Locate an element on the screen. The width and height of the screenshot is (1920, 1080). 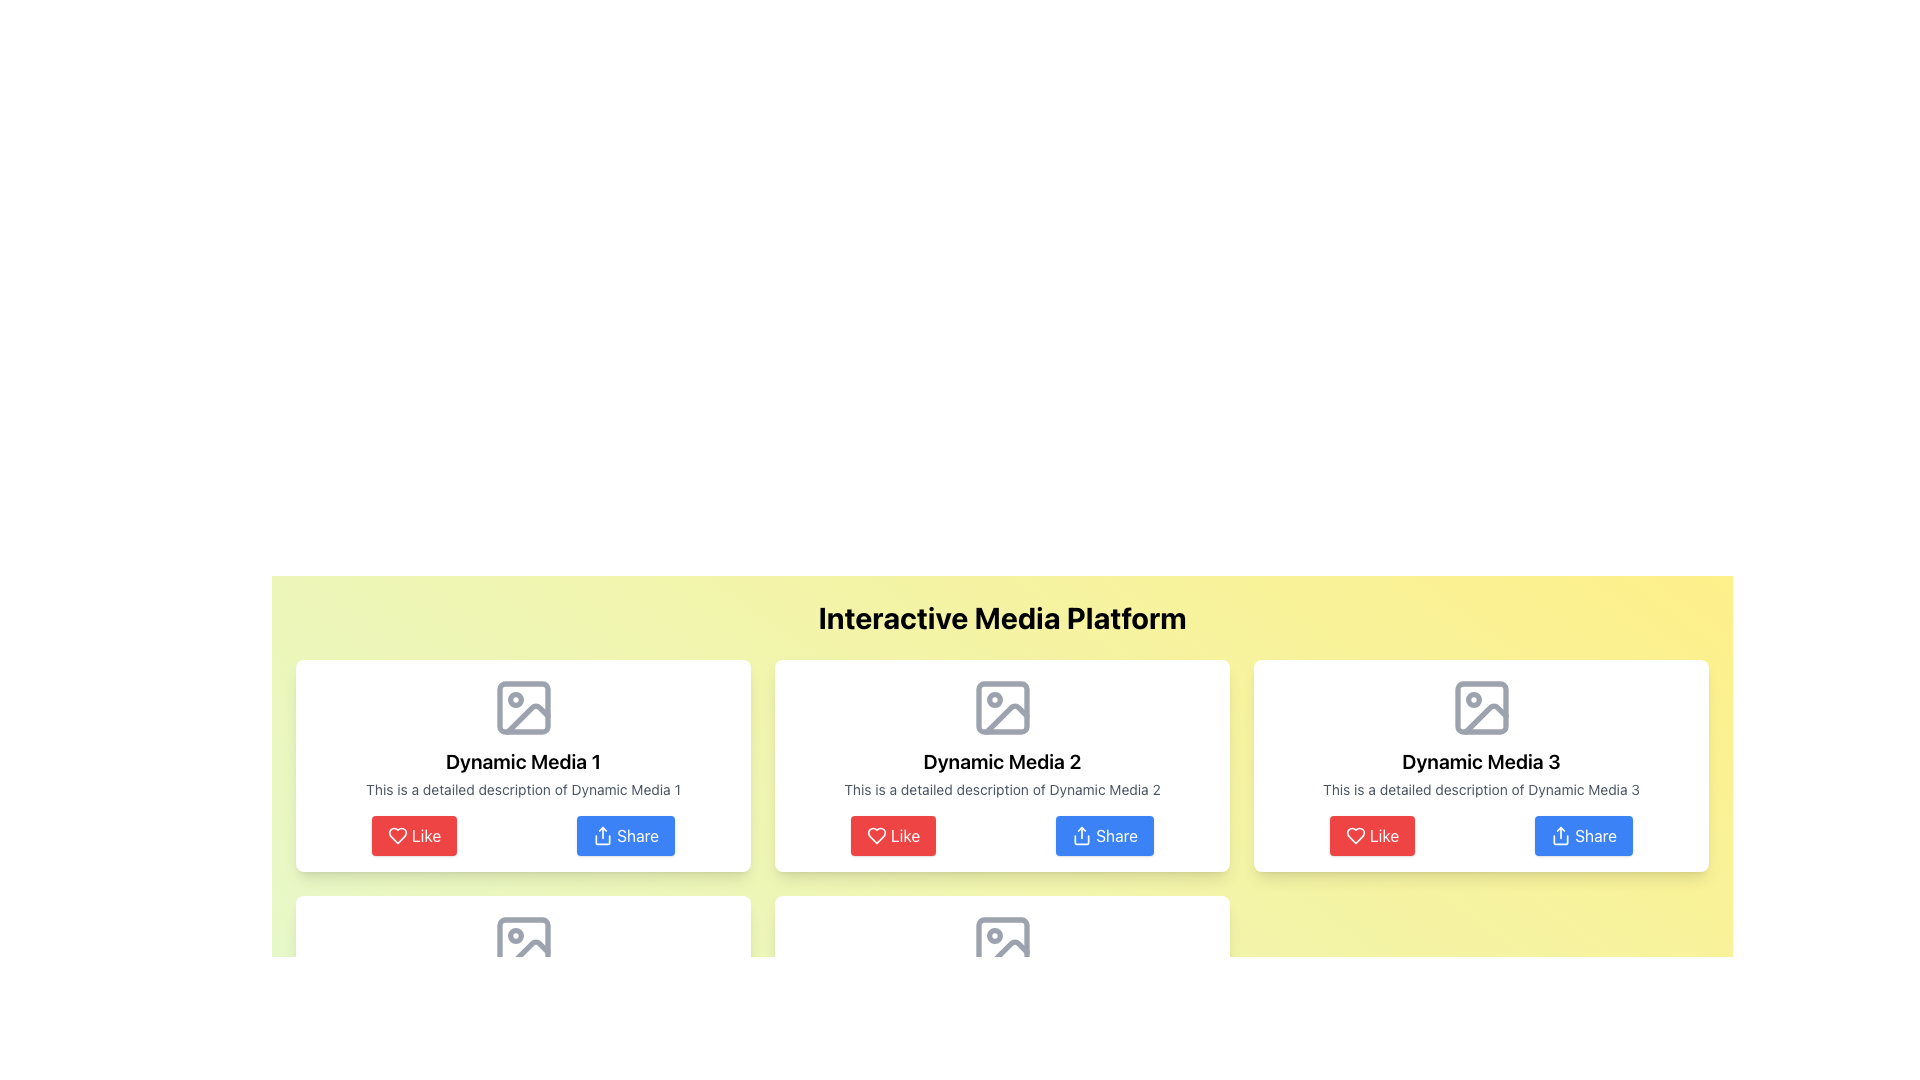
descriptive text element located beneath the title 'Dynamic Media 2' in the central column of the card layout is located at coordinates (1002, 789).